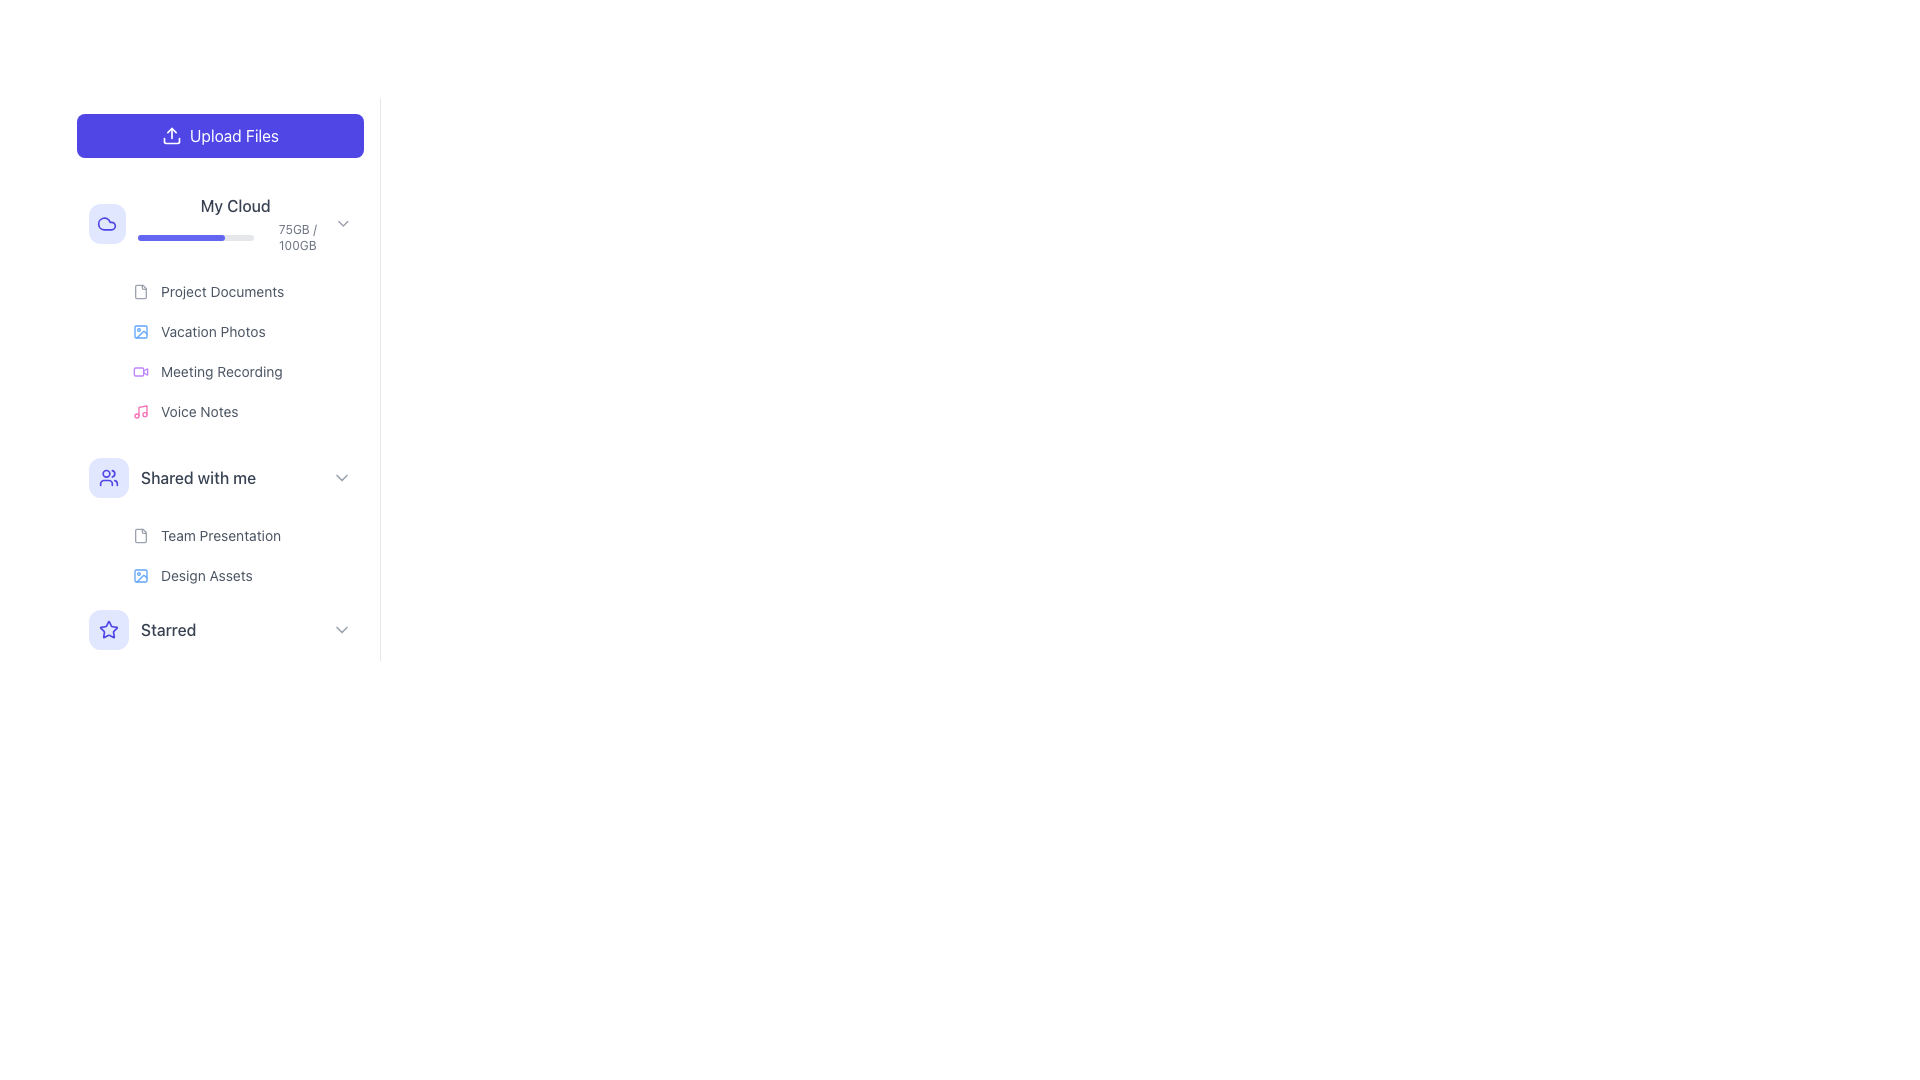  Describe the element at coordinates (139, 330) in the screenshot. I see `the 'Vacation Photos' icon located in the left panel of the cloud storage interface, which visually represents the vacation photos category and is positioned directly to the left of the text label 'Vacation Photos'` at that location.